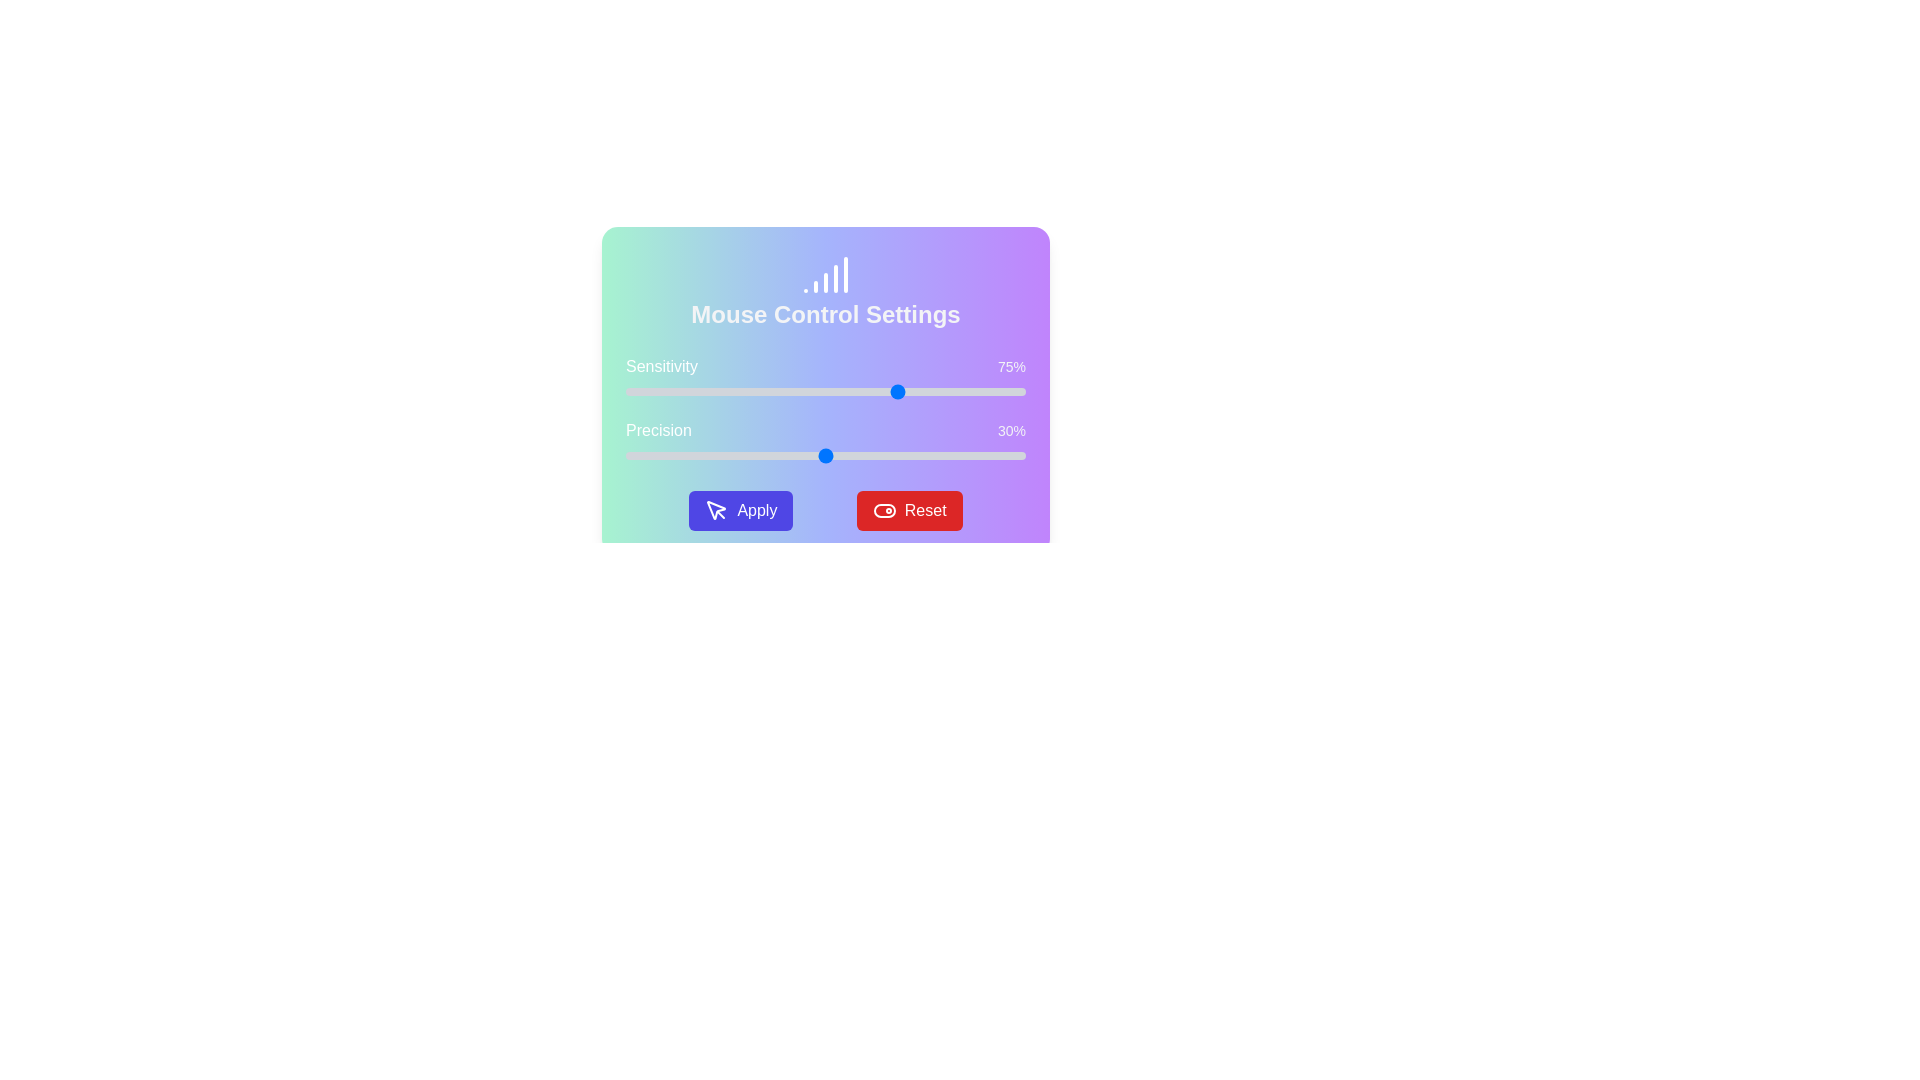 Image resolution: width=1920 pixels, height=1080 pixels. I want to click on the 'Reset' button located in the lower right area of the interface, so click(908, 509).